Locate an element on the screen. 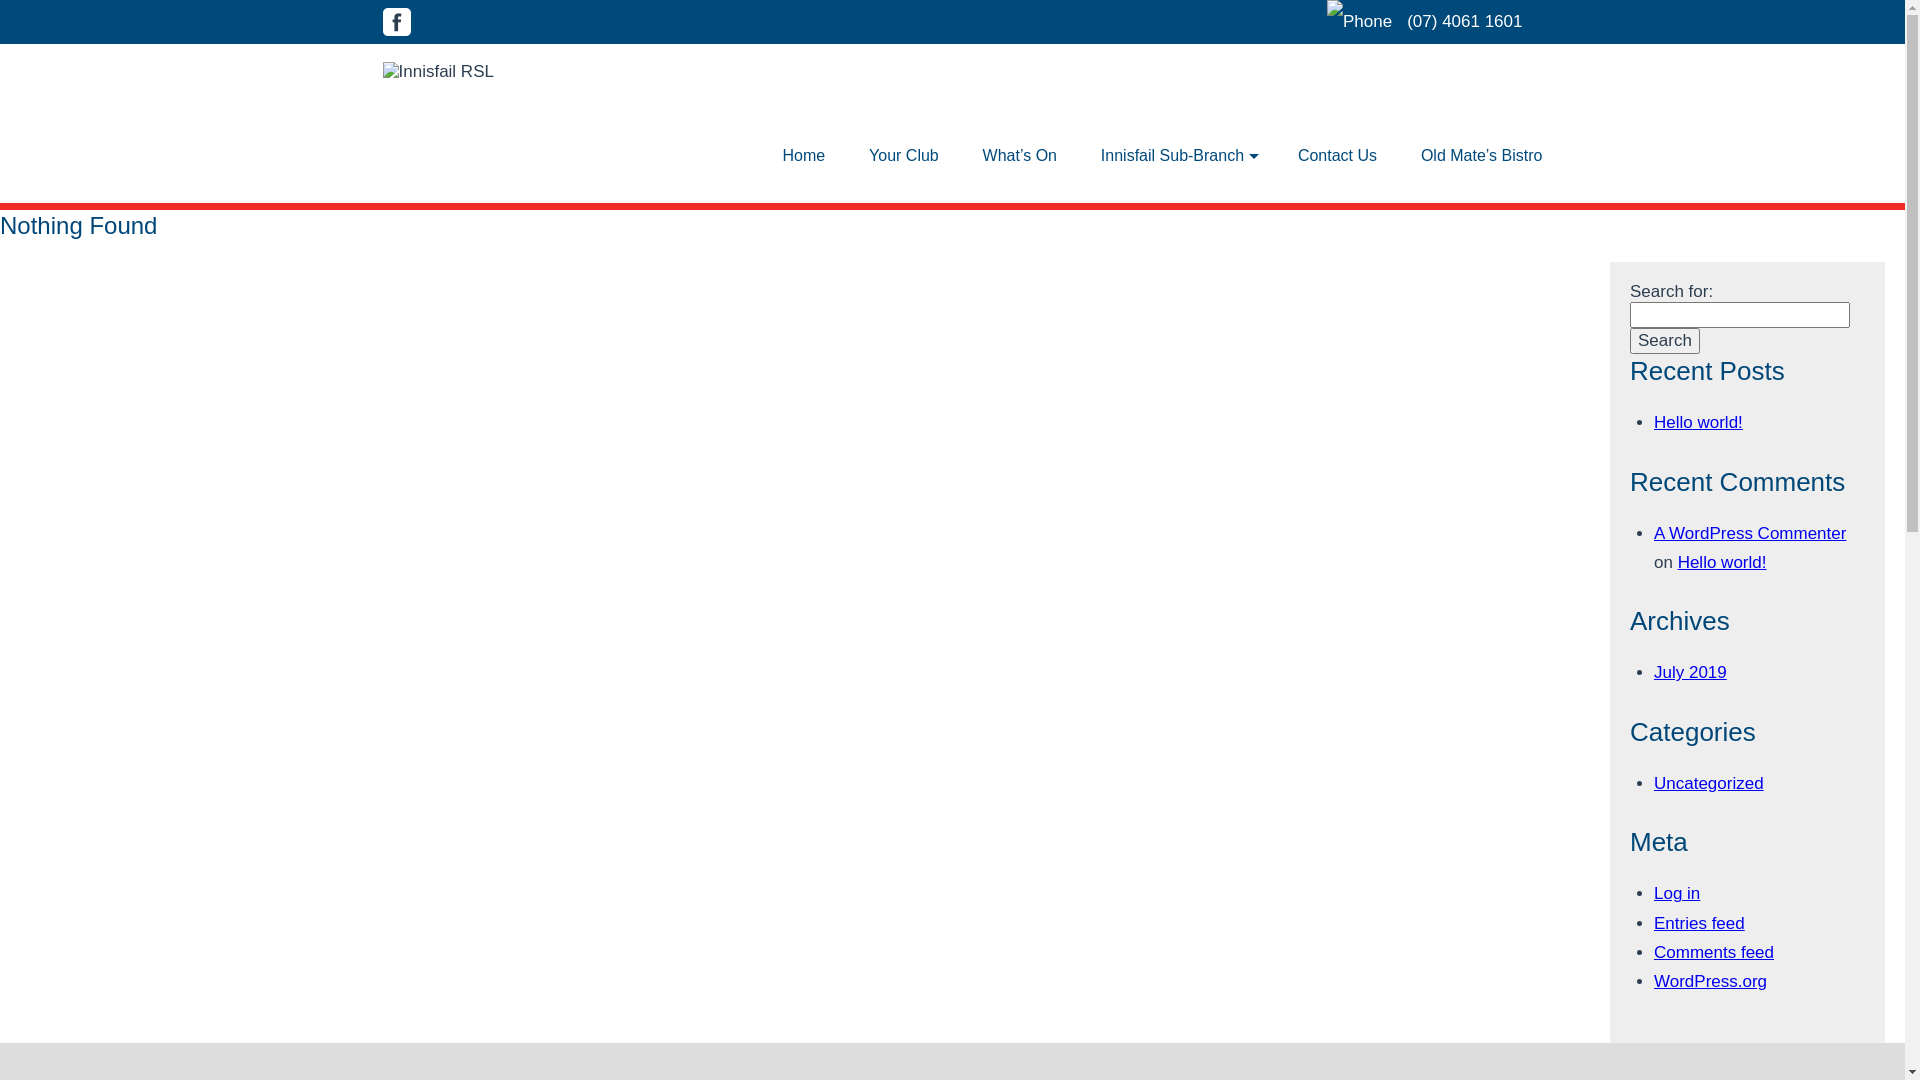  'Log in' is located at coordinates (1676, 892).